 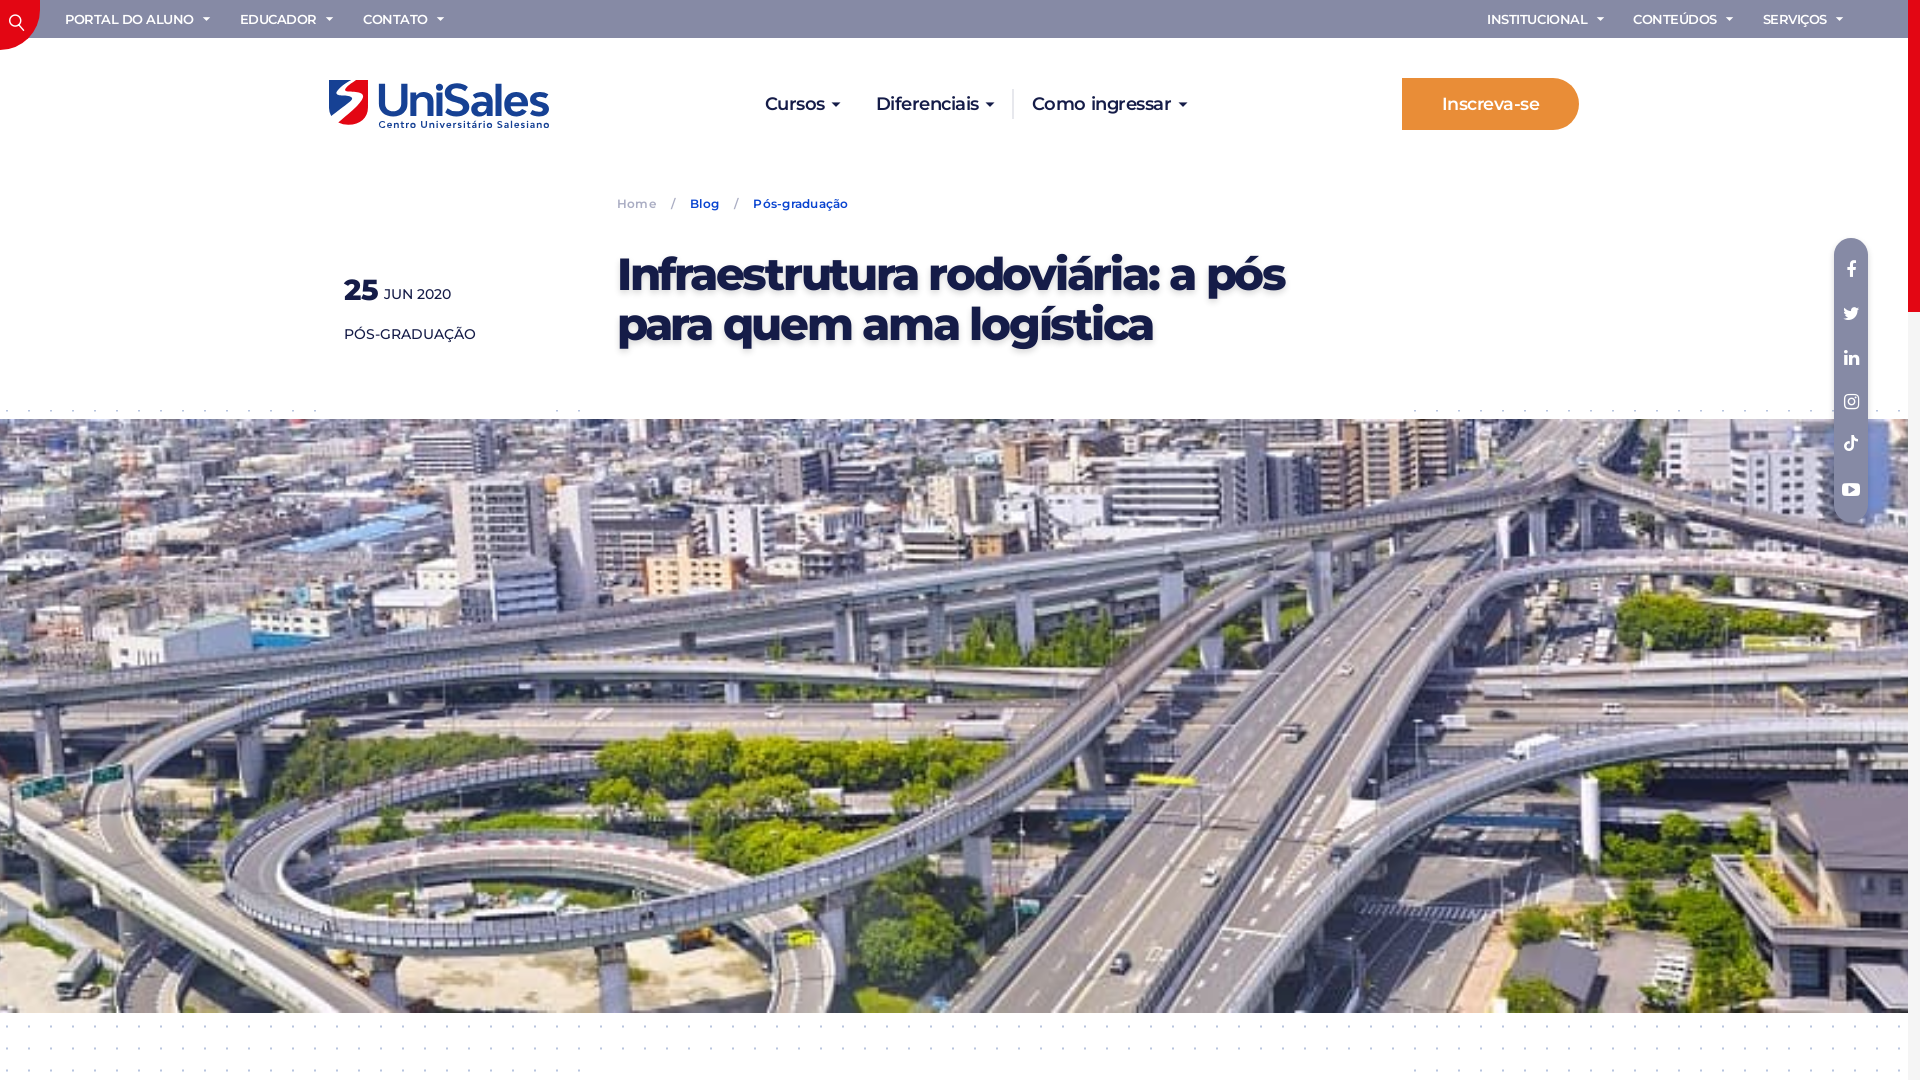 I want to click on 'Blog', so click(x=704, y=204).